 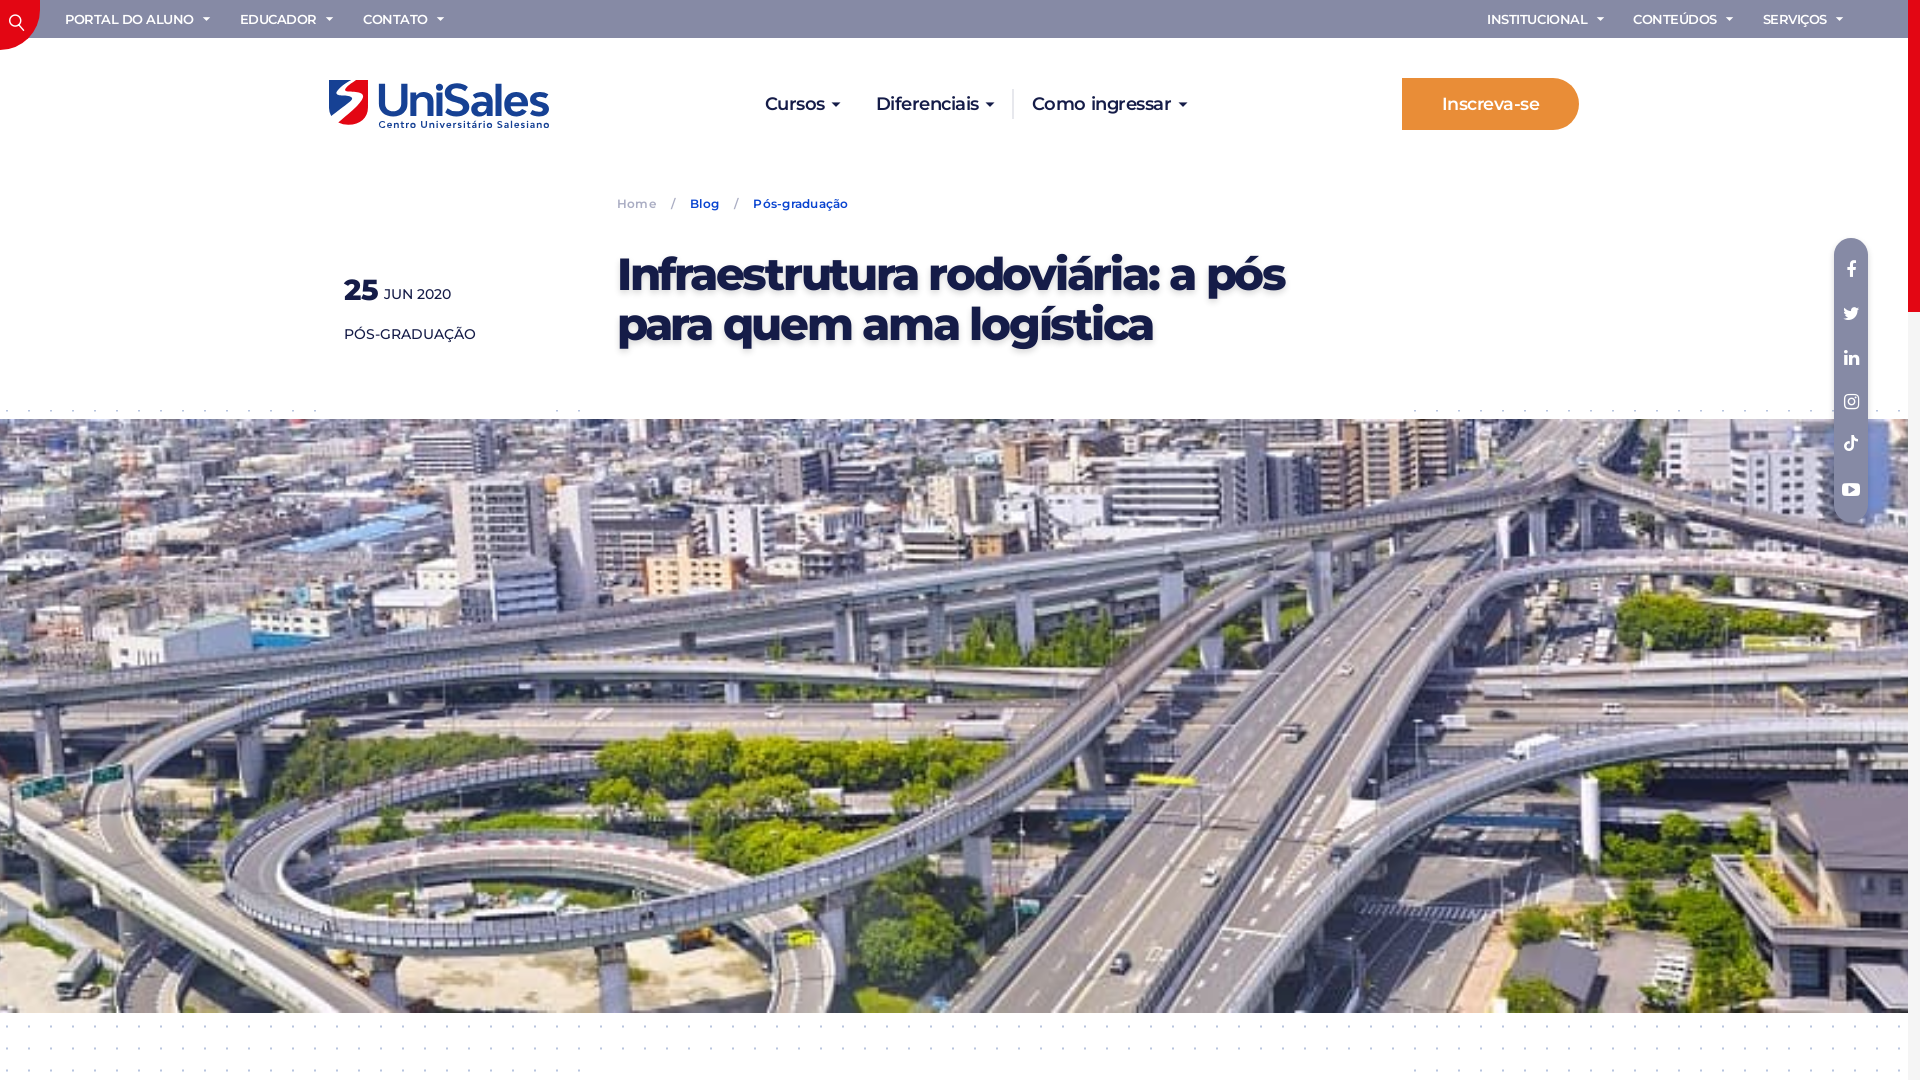 I want to click on 'Blog', so click(x=704, y=204).